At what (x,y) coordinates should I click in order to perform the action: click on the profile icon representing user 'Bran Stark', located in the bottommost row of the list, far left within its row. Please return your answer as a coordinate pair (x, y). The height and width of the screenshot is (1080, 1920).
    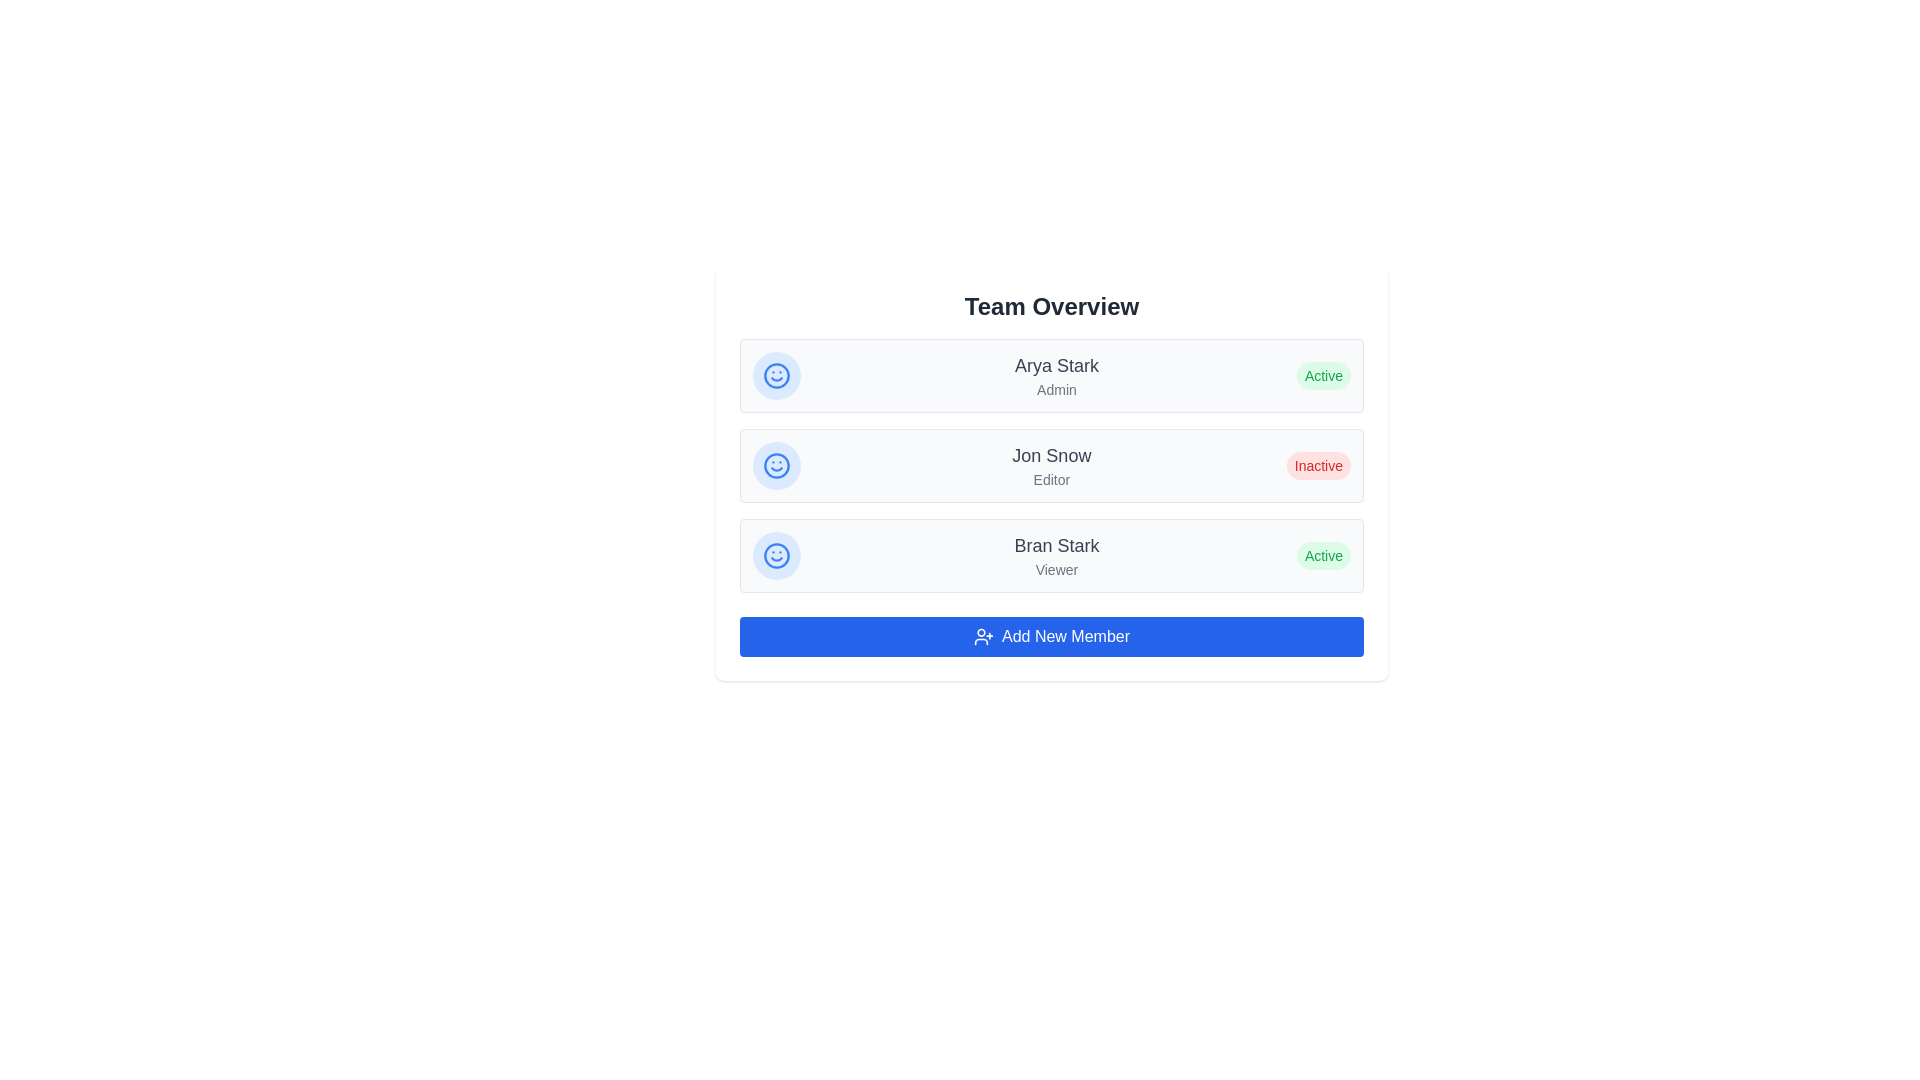
    Looking at the image, I should click on (776, 555).